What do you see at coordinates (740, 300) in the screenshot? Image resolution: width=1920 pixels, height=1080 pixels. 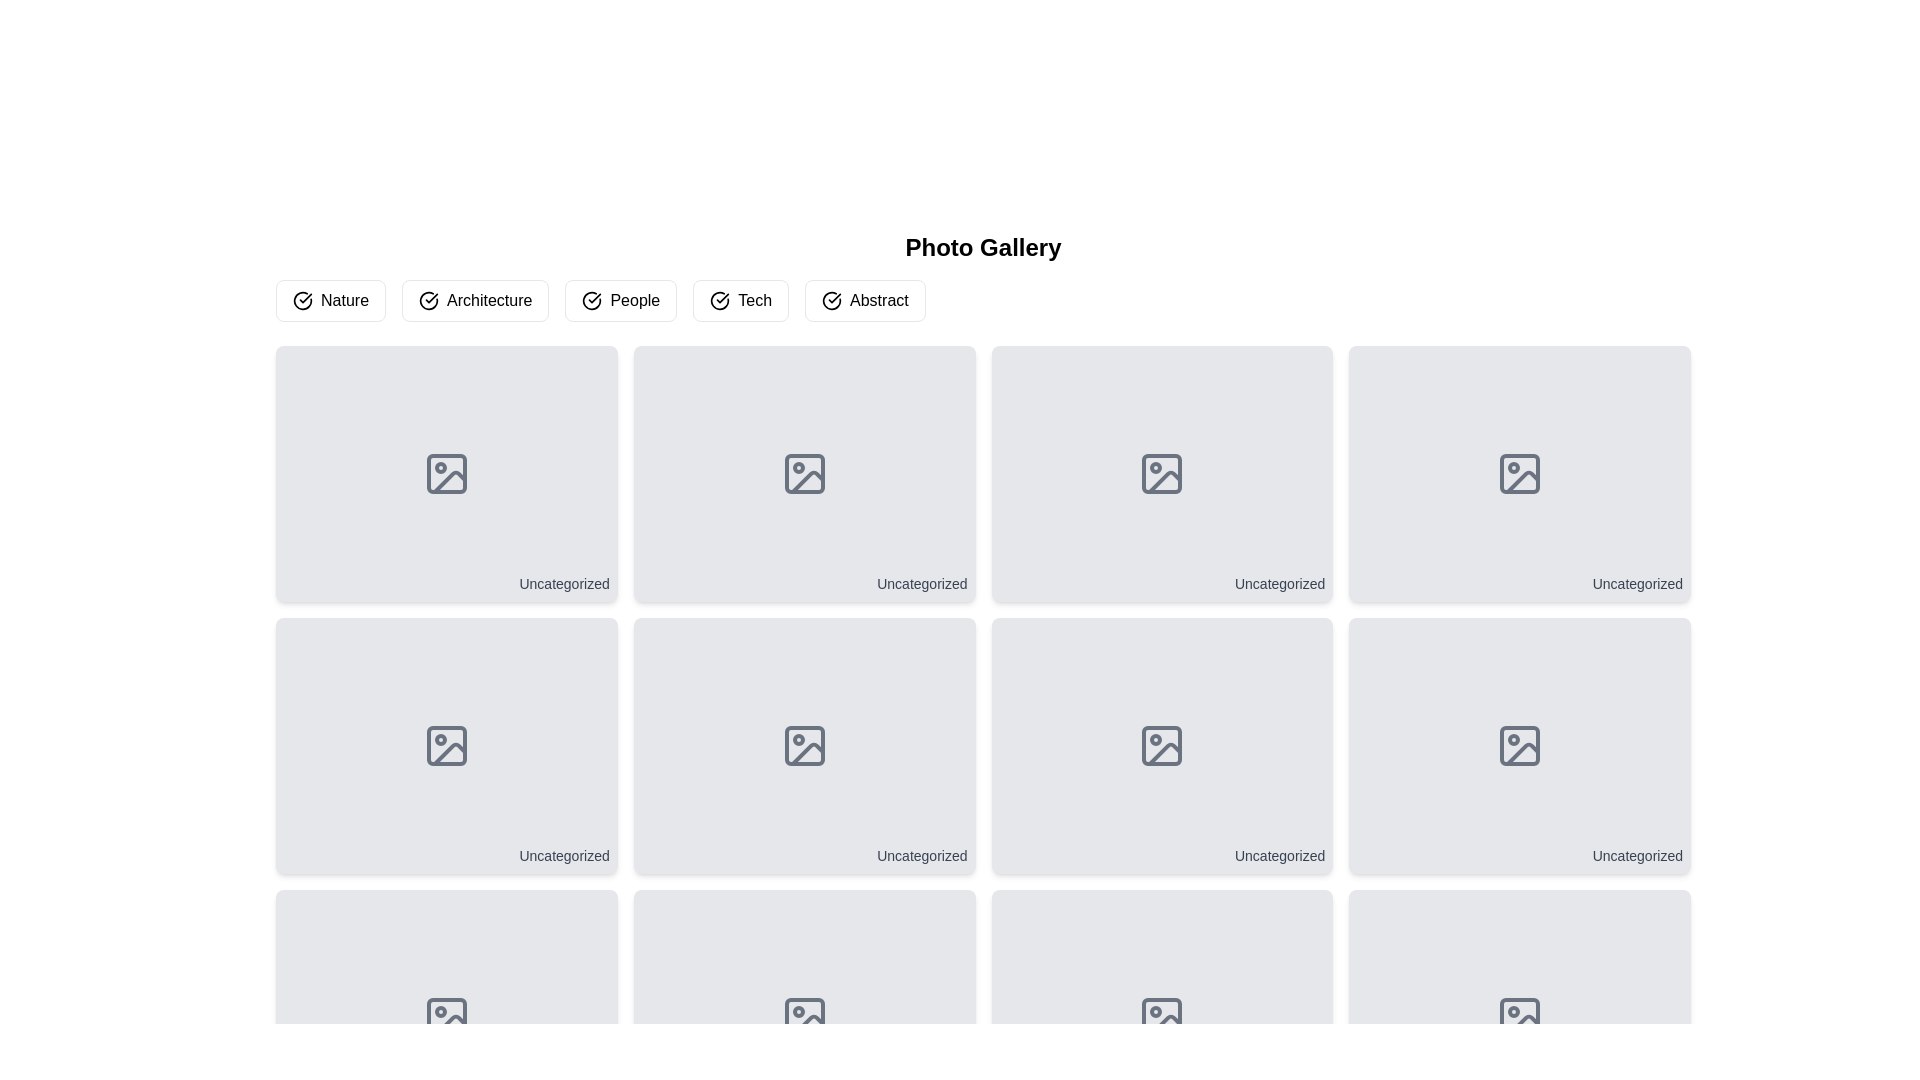 I see `the button labeled 'Tech' that has a white background with black text and a check mark icon, located in the fourth position in a row of buttons under 'Photo Gallery' to apply the 'Tech' filter` at bounding box center [740, 300].